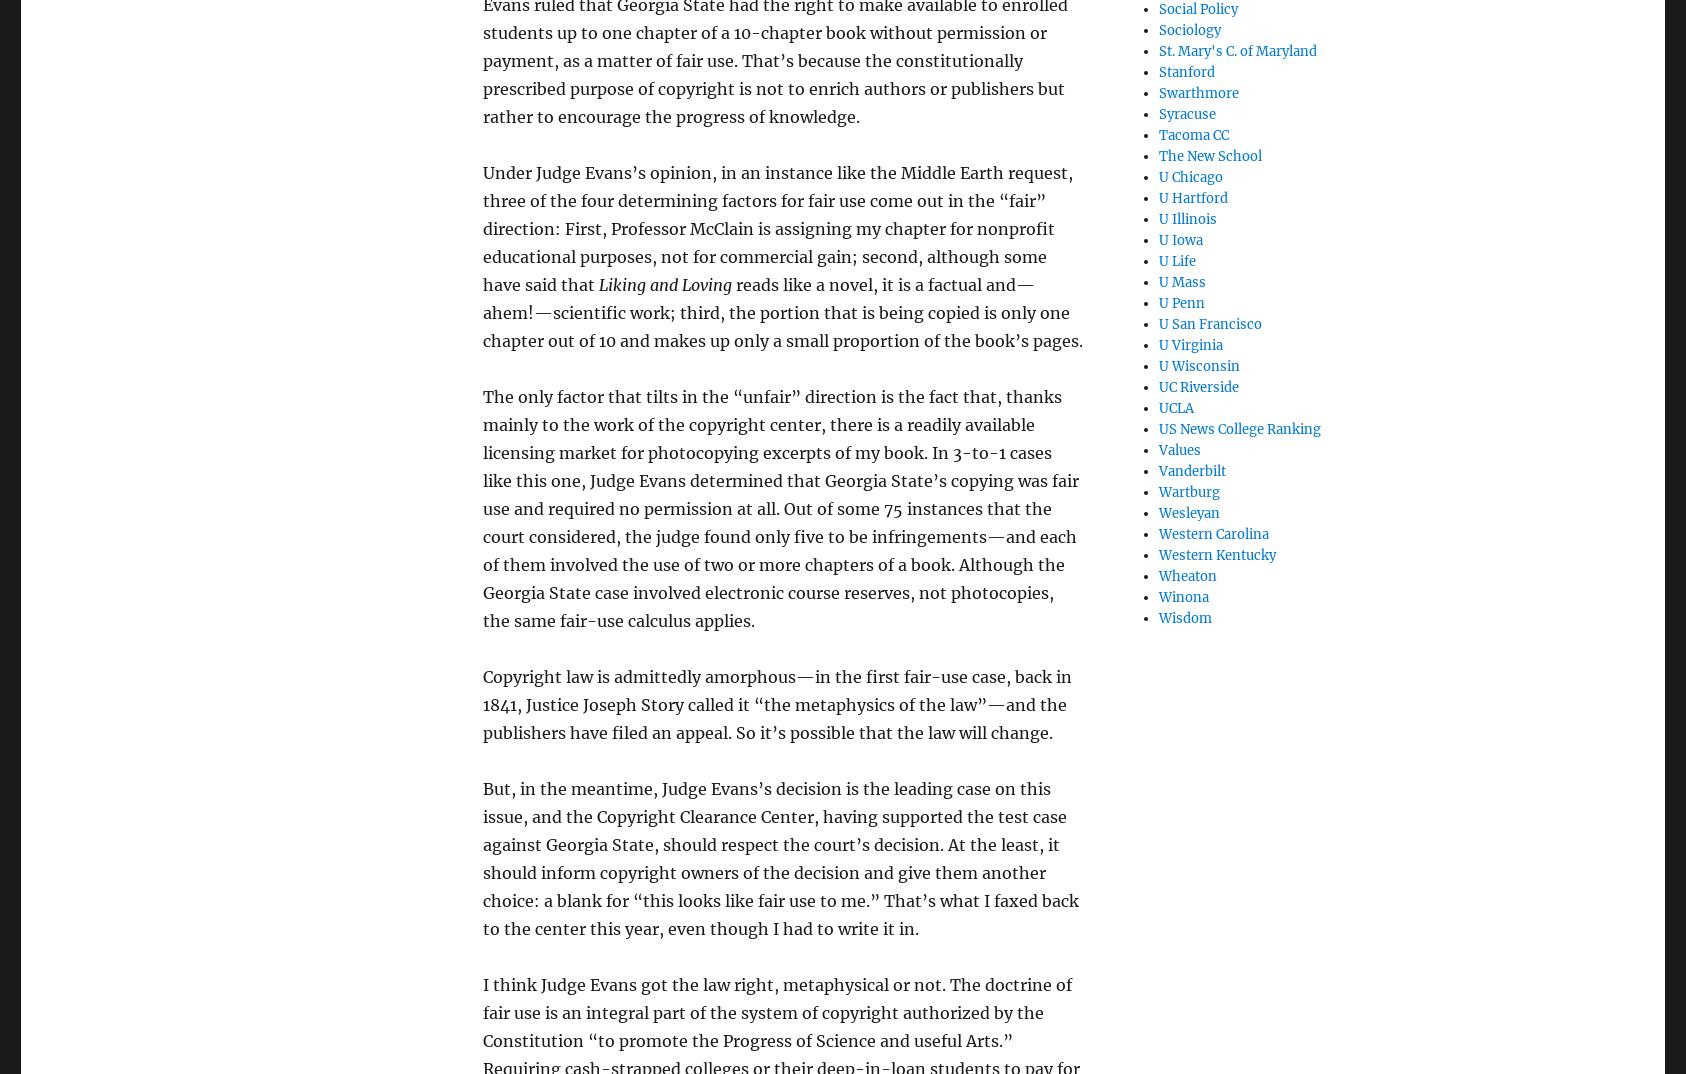  What do you see at coordinates (1175, 407) in the screenshot?
I see `'UCLA'` at bounding box center [1175, 407].